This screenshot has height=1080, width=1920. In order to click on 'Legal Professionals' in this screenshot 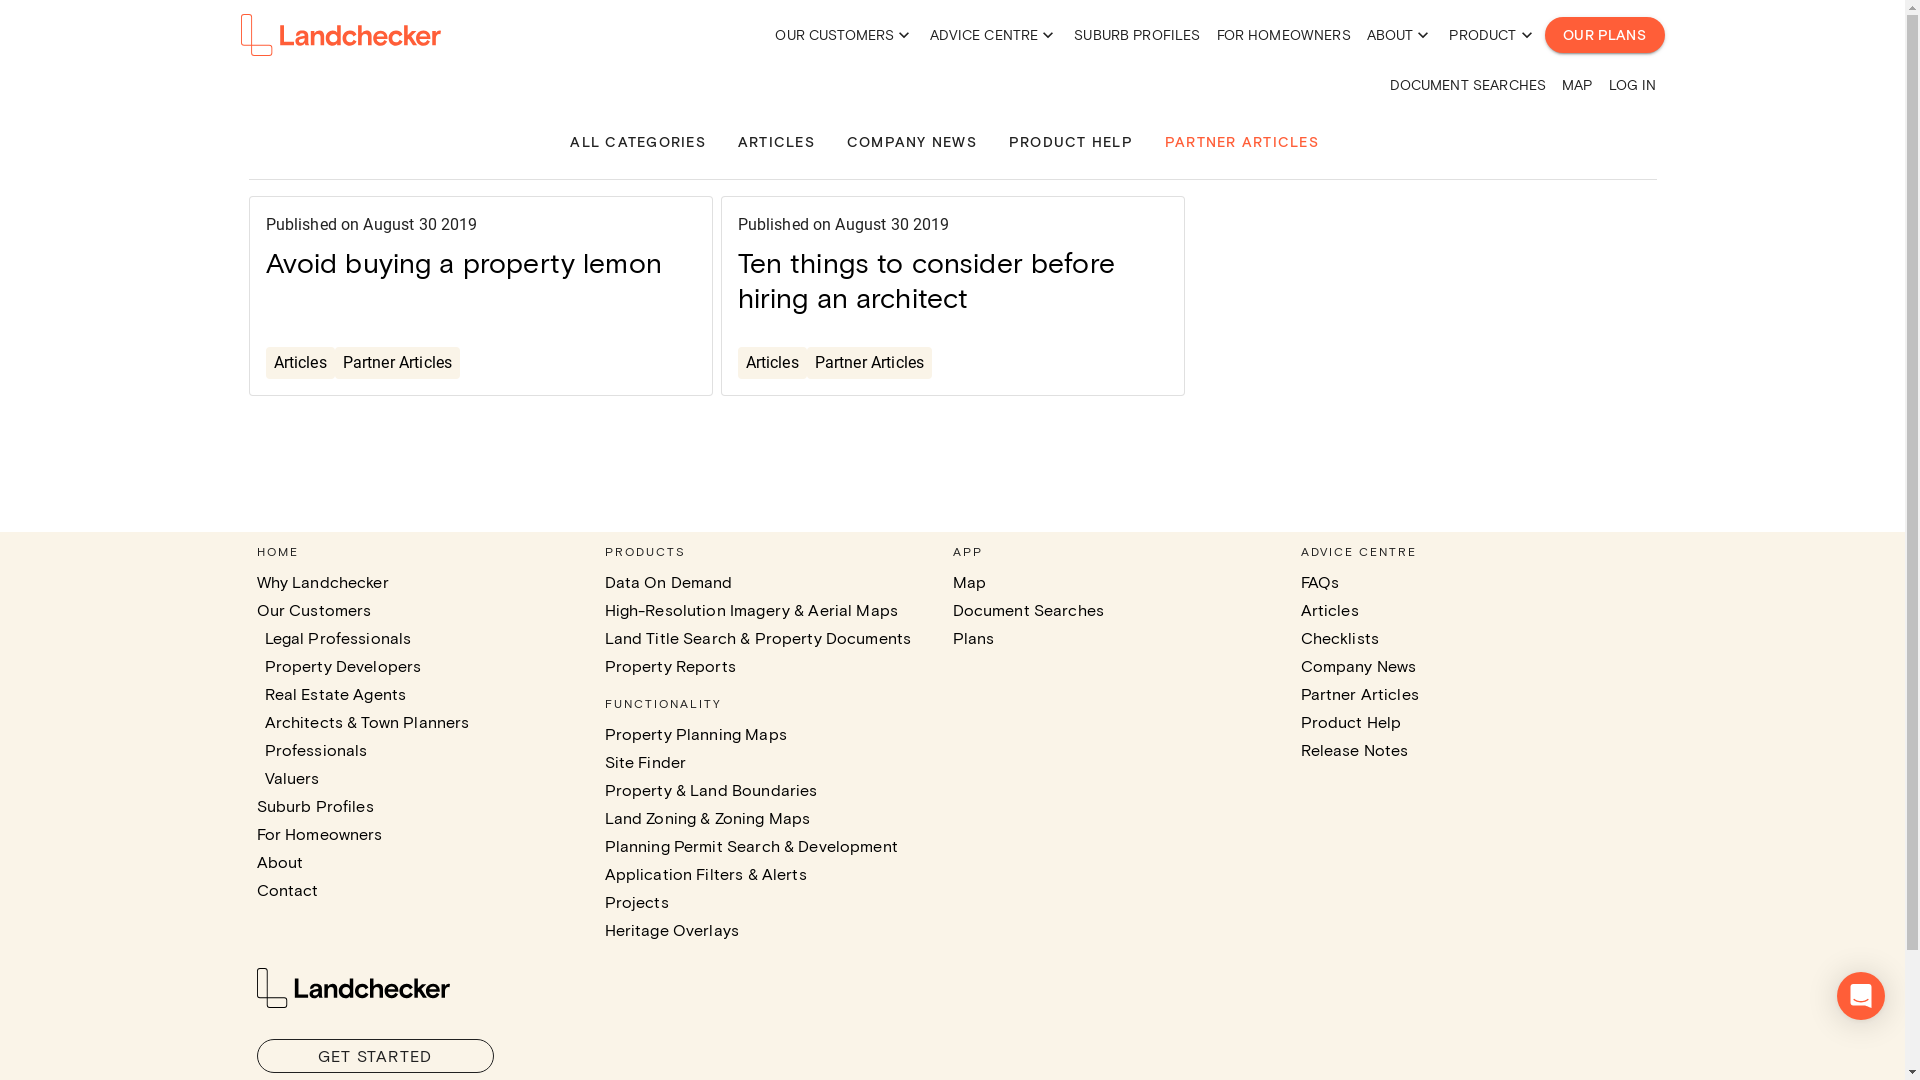, I will do `click(337, 638)`.